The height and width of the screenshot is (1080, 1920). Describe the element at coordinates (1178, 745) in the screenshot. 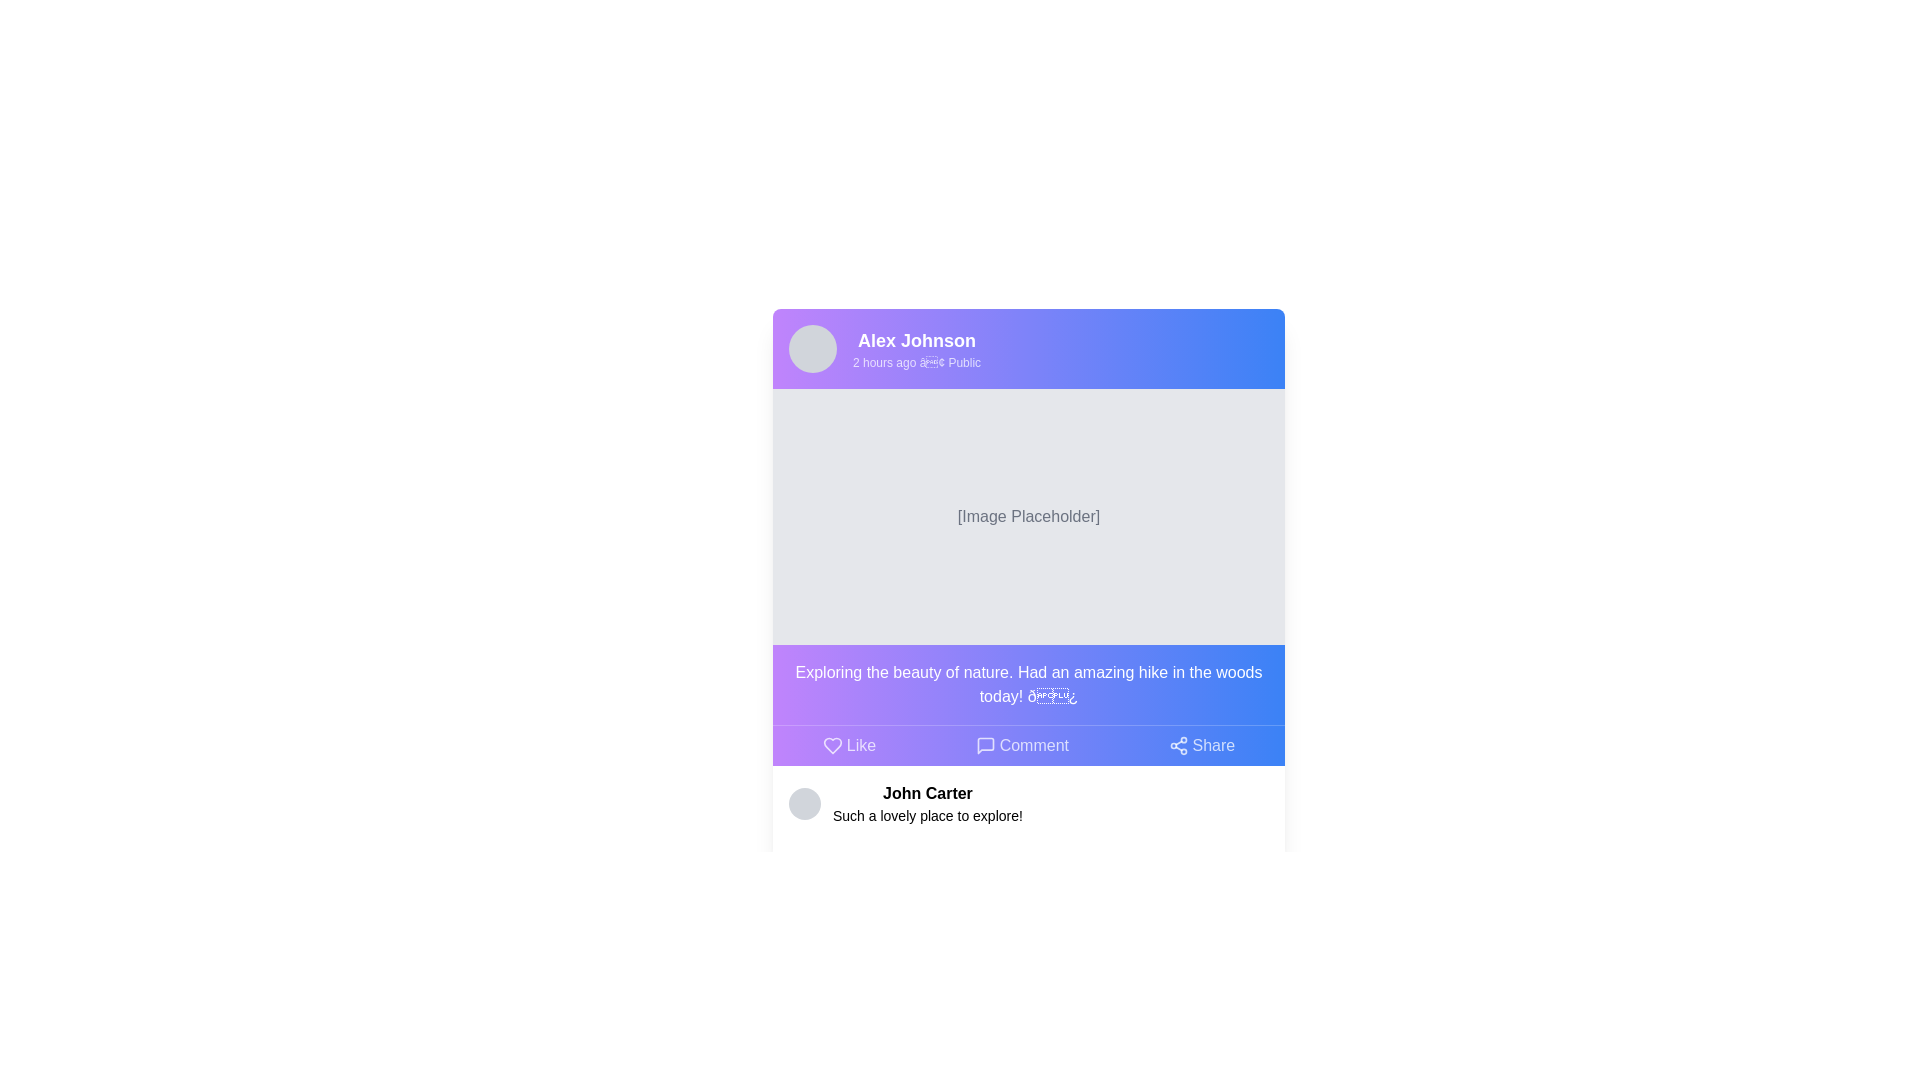

I see `the share icon, which is a minimalist design with interconnected circles and lines, located to the left of the 'Share' text in the bottom-right corner of the main post section` at that location.